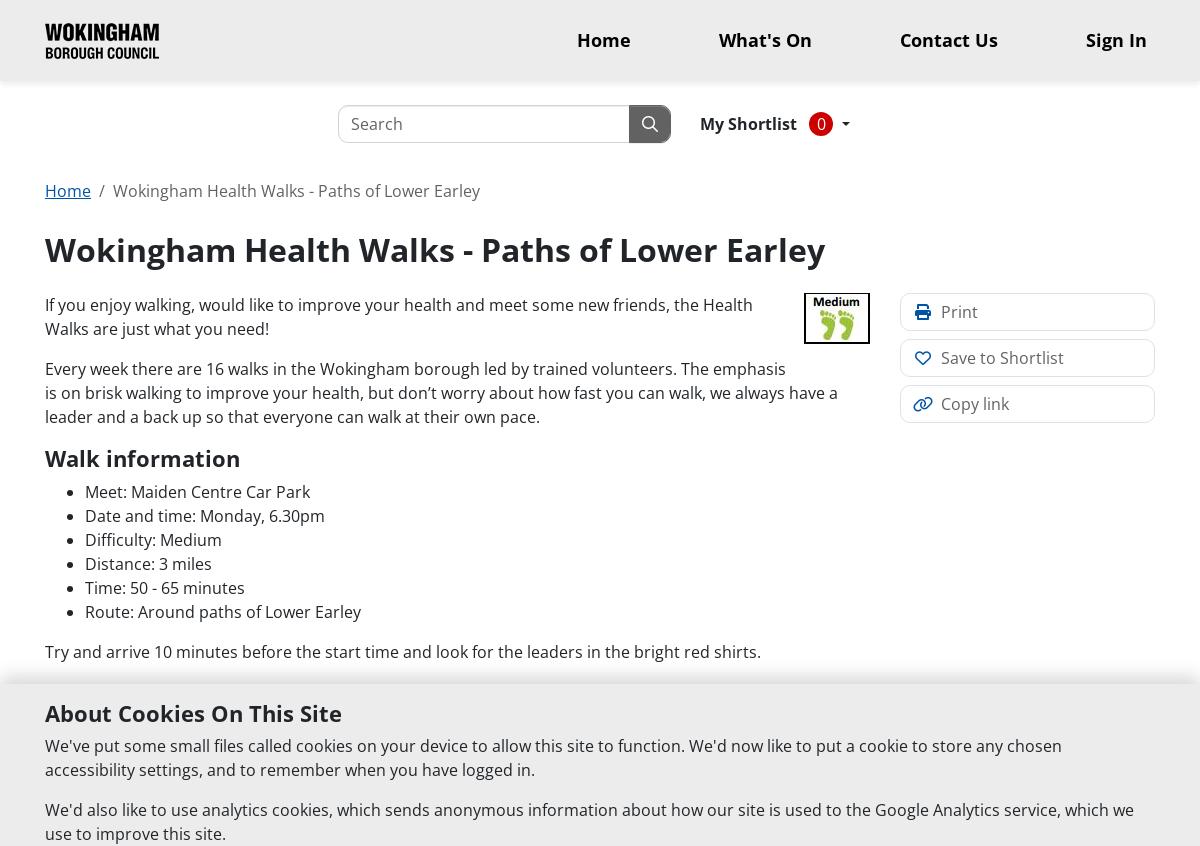 Image resolution: width=1200 pixels, height=846 pixels. Describe the element at coordinates (815, 124) in the screenshot. I see `'0'` at that location.